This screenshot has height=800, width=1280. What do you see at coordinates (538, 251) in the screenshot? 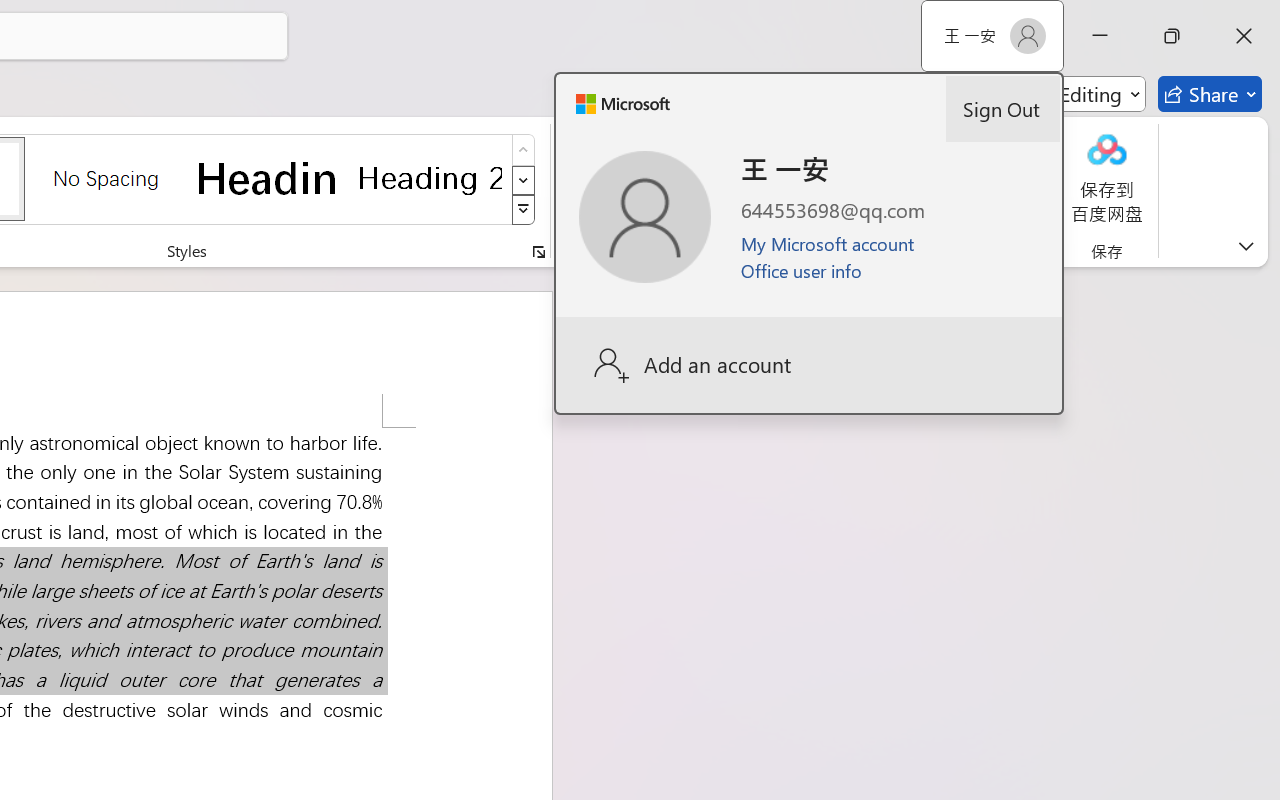
I see `'Styles...'` at bounding box center [538, 251].